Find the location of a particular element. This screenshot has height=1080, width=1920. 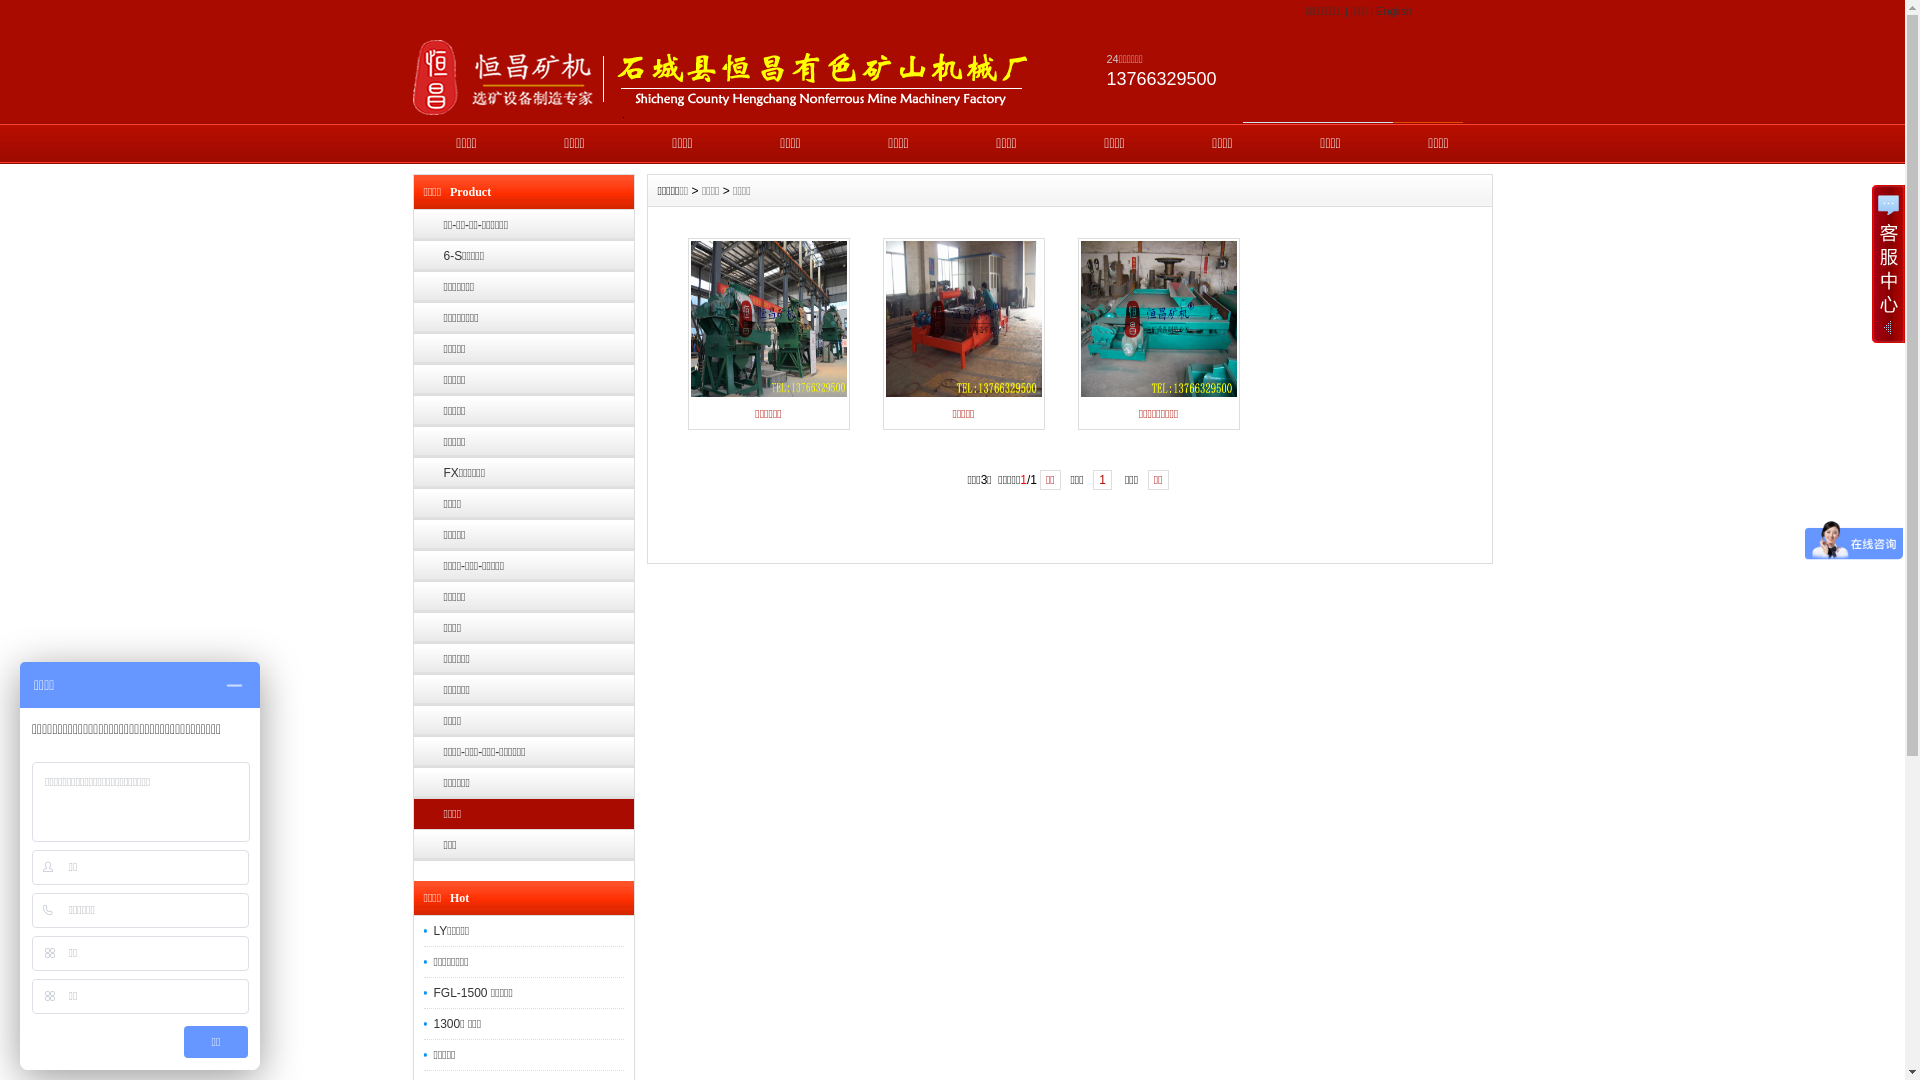

'English' is located at coordinates (1392, 11).